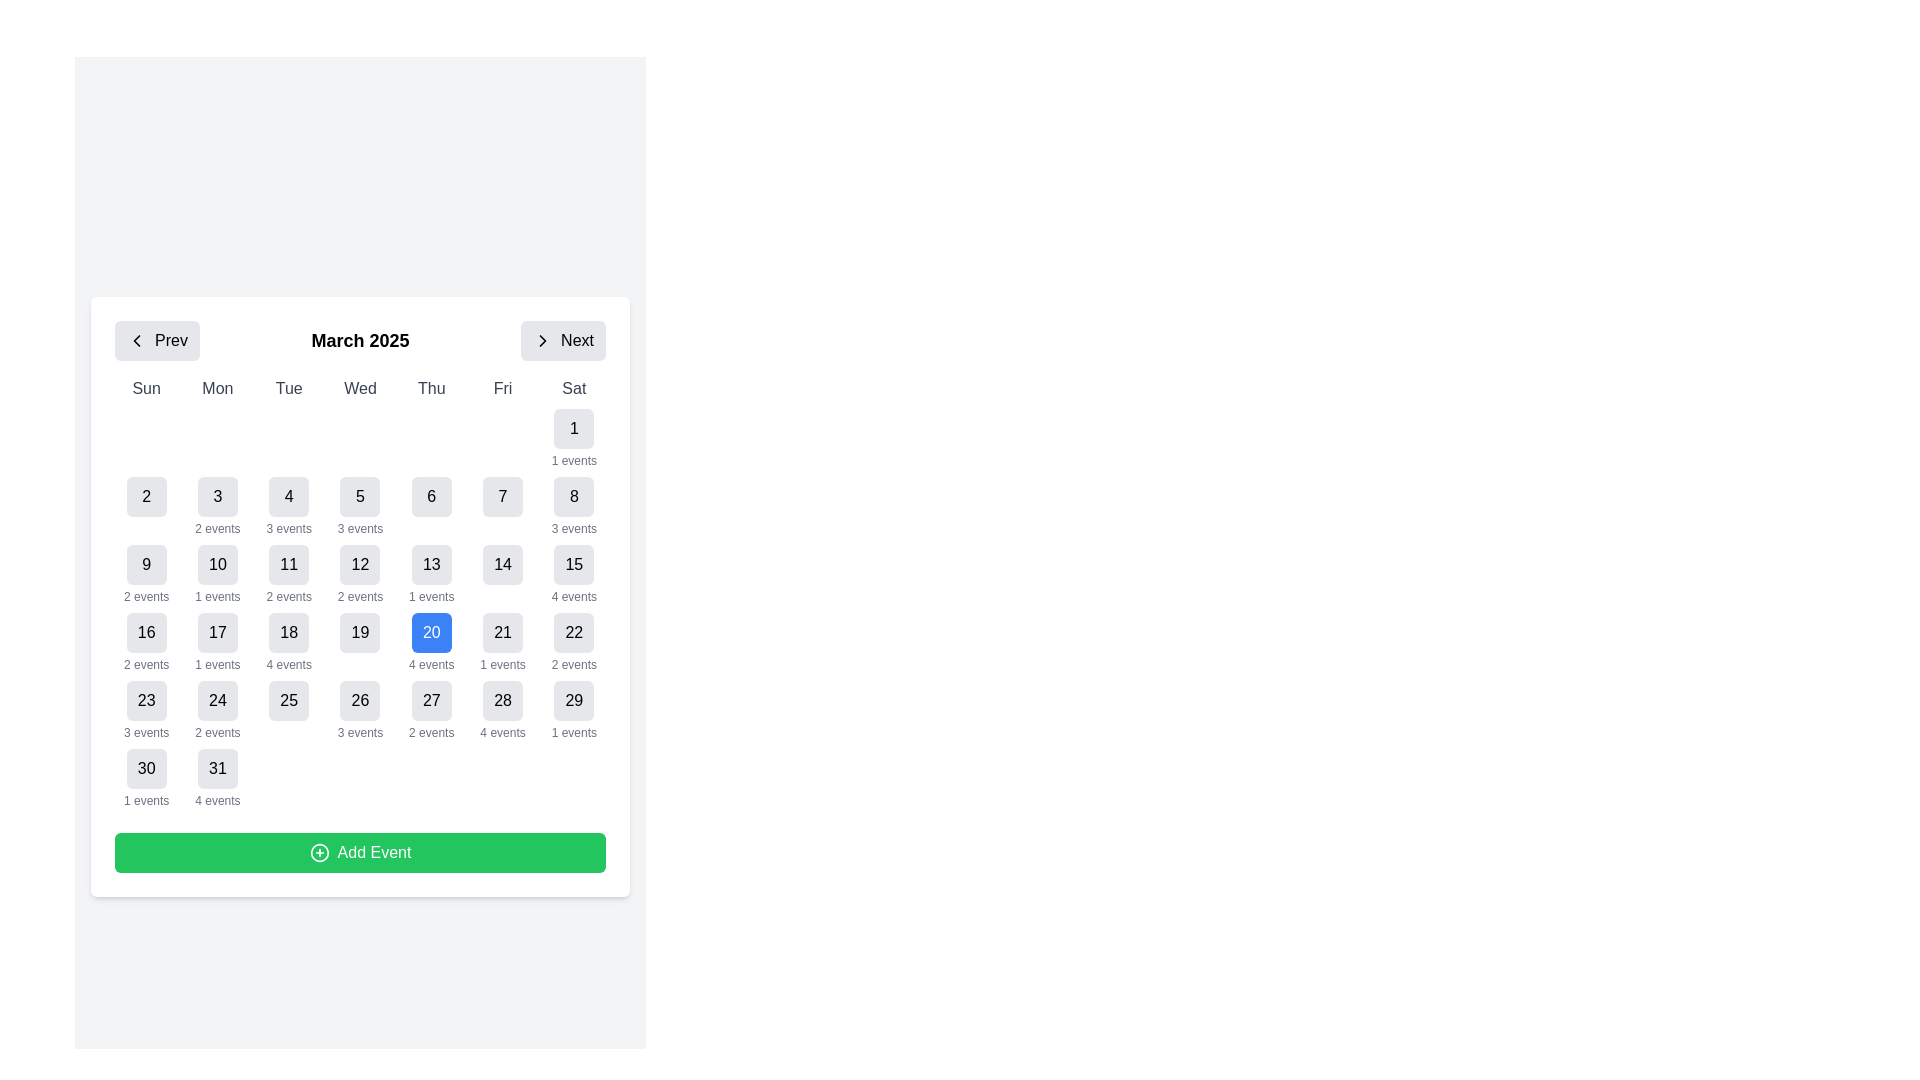  I want to click on the date selector button for March 28th in the calendar, so click(503, 700).